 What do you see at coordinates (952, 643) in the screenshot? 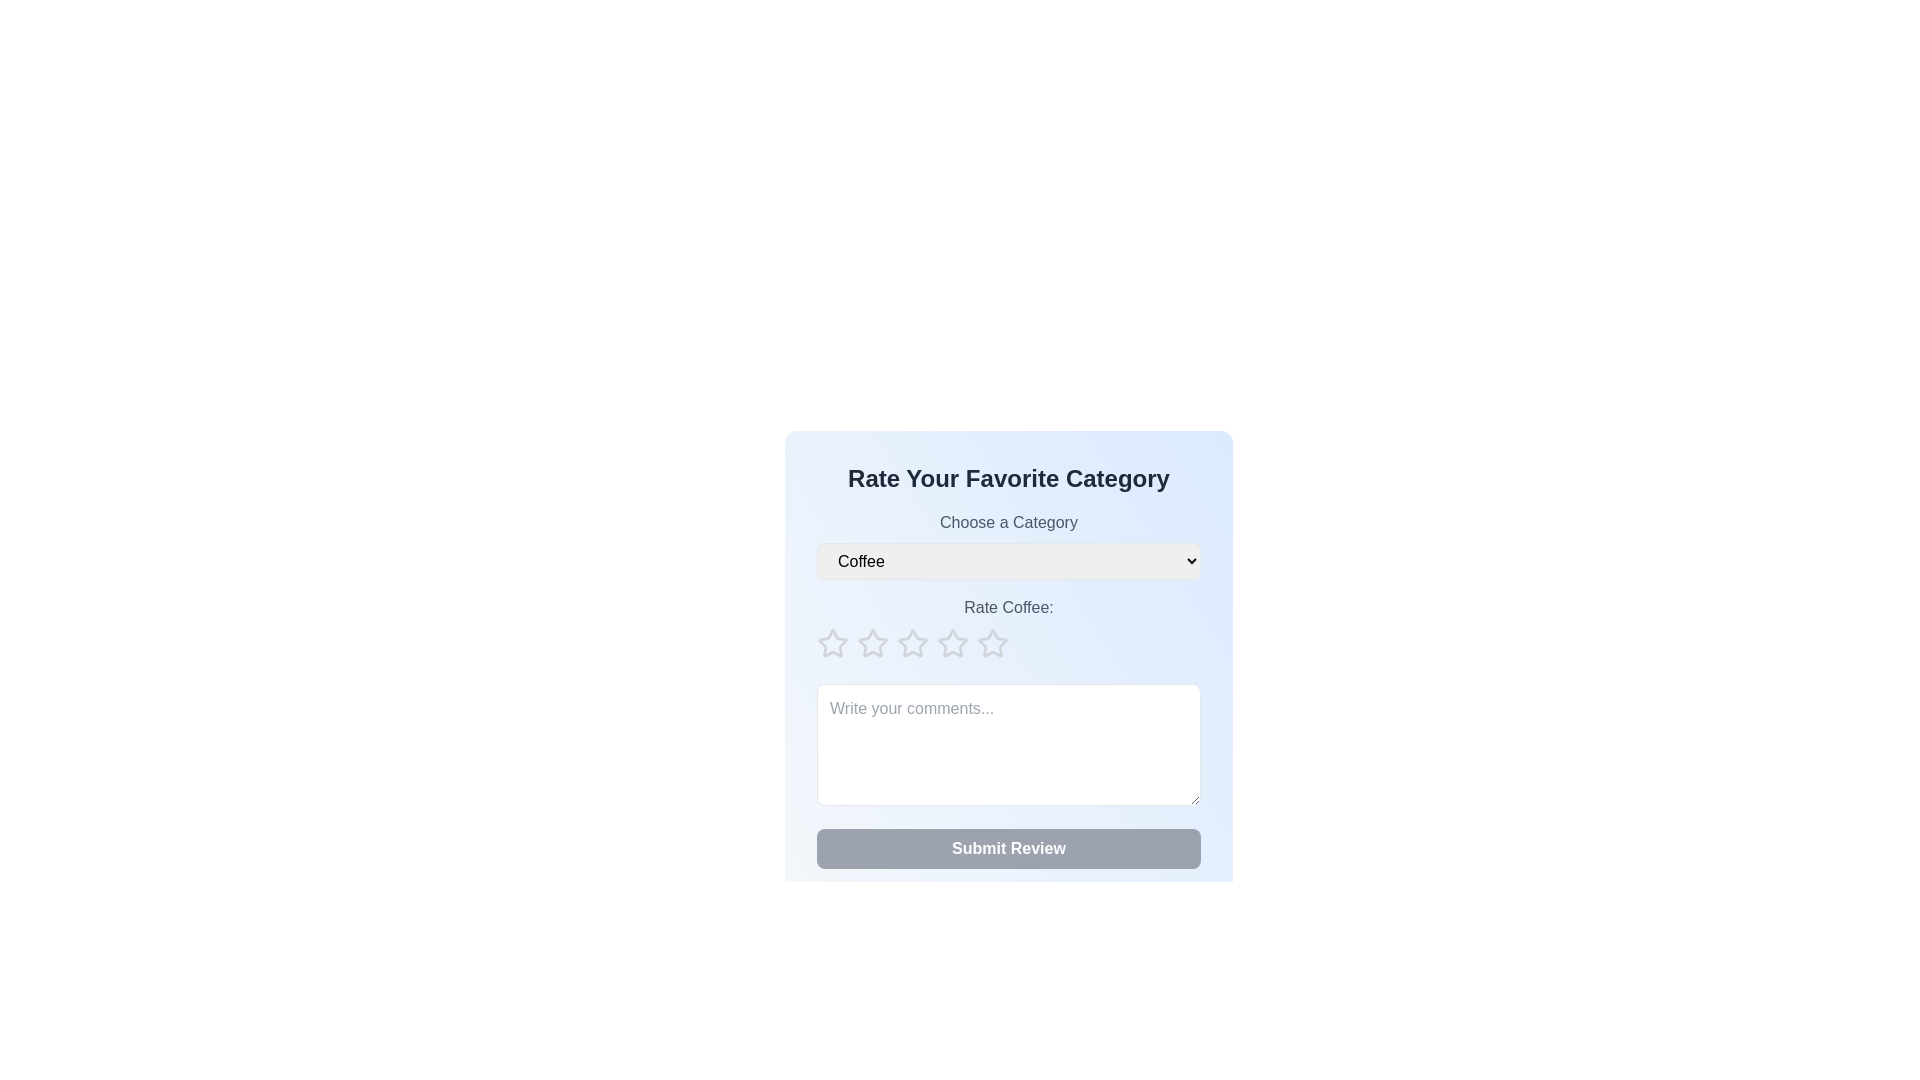
I see `the second hollow star icon in the rating section` at bounding box center [952, 643].